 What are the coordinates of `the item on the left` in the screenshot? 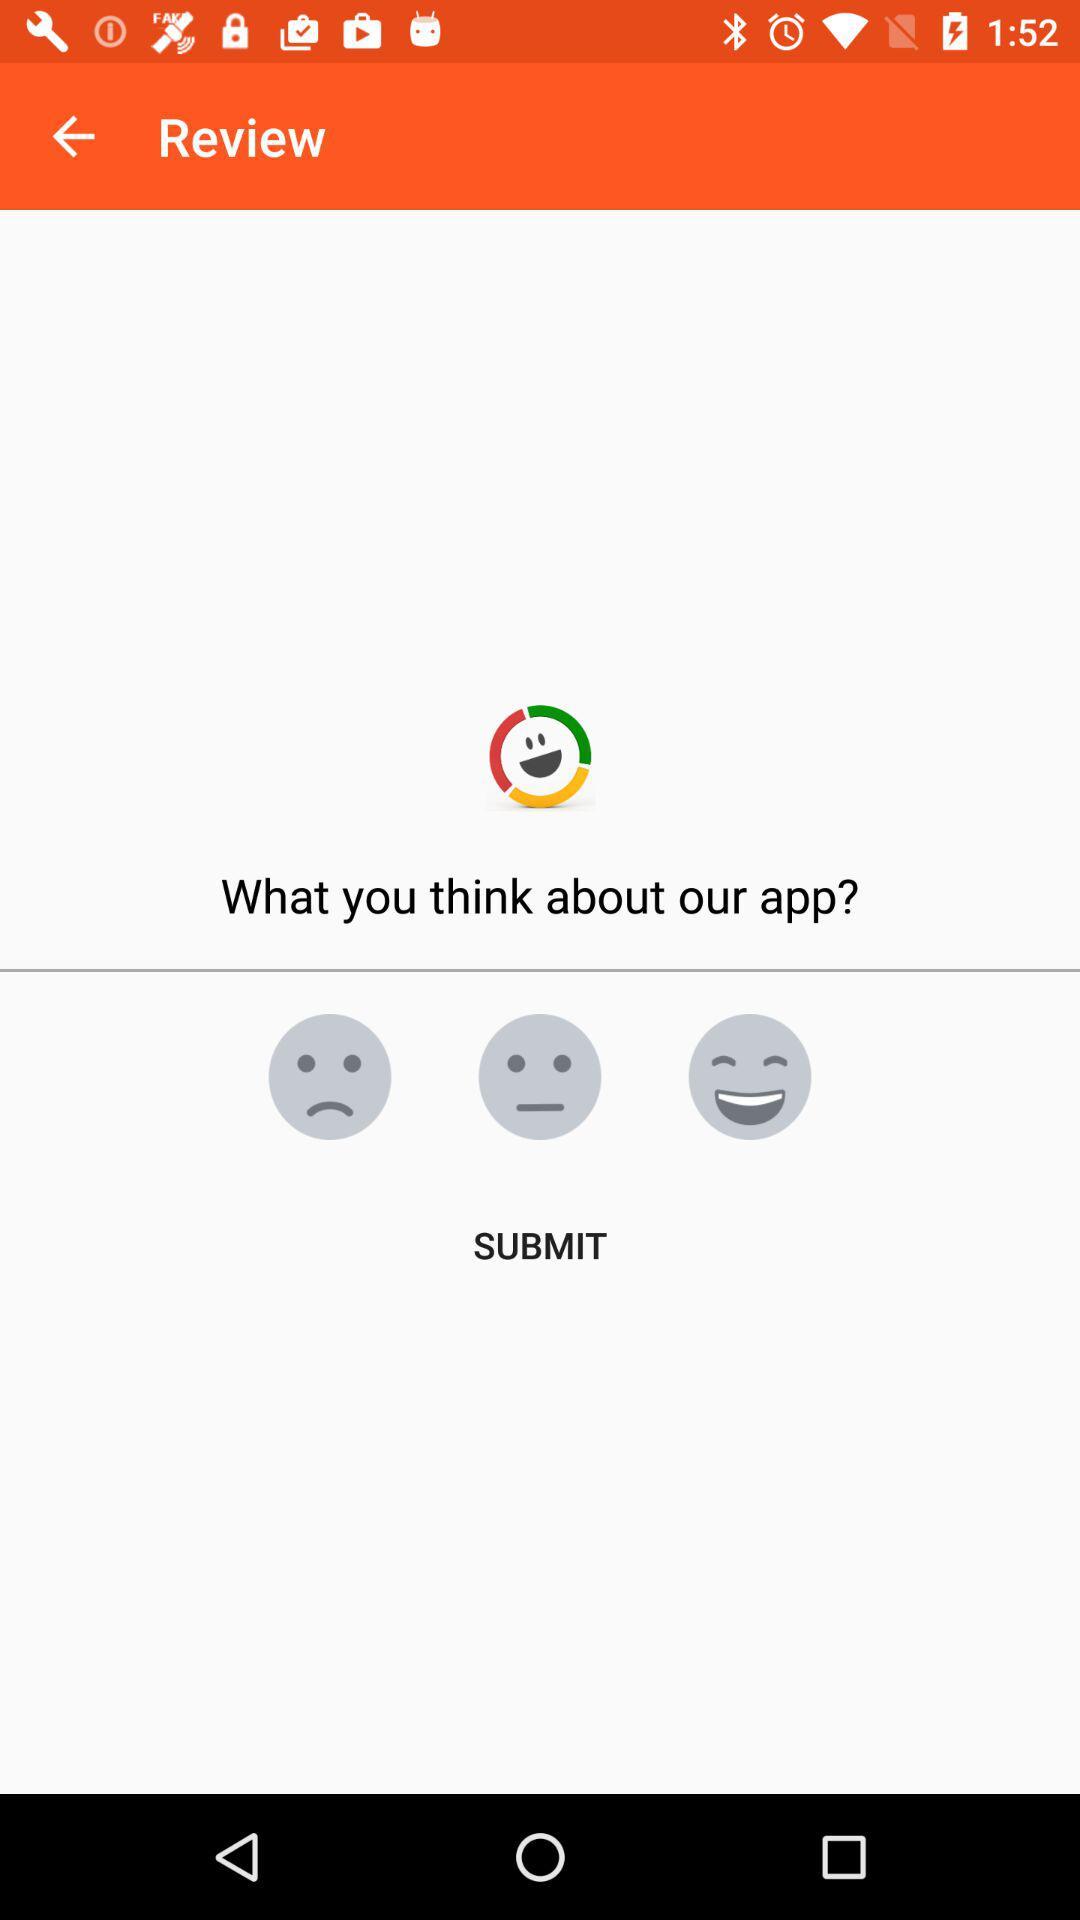 It's located at (329, 1075).